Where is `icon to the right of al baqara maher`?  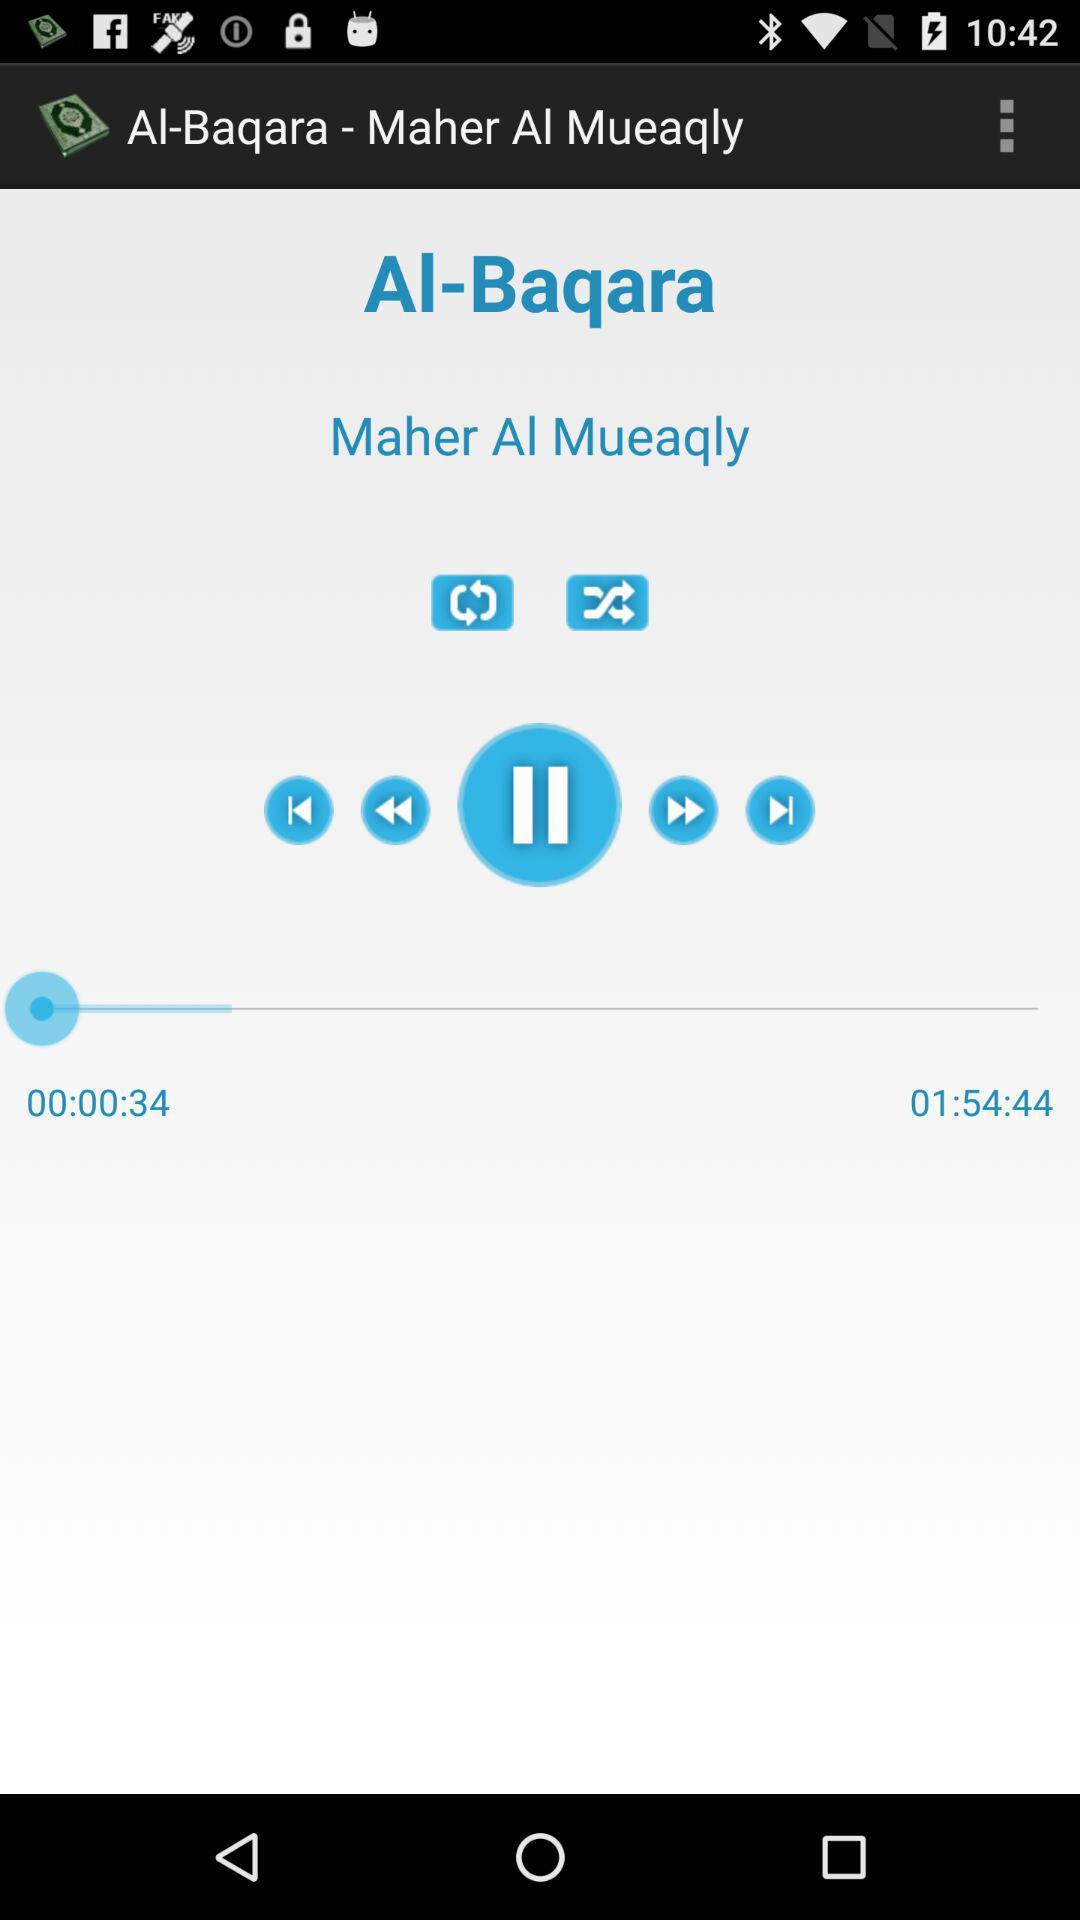
icon to the right of al baqara maher is located at coordinates (1006, 124).